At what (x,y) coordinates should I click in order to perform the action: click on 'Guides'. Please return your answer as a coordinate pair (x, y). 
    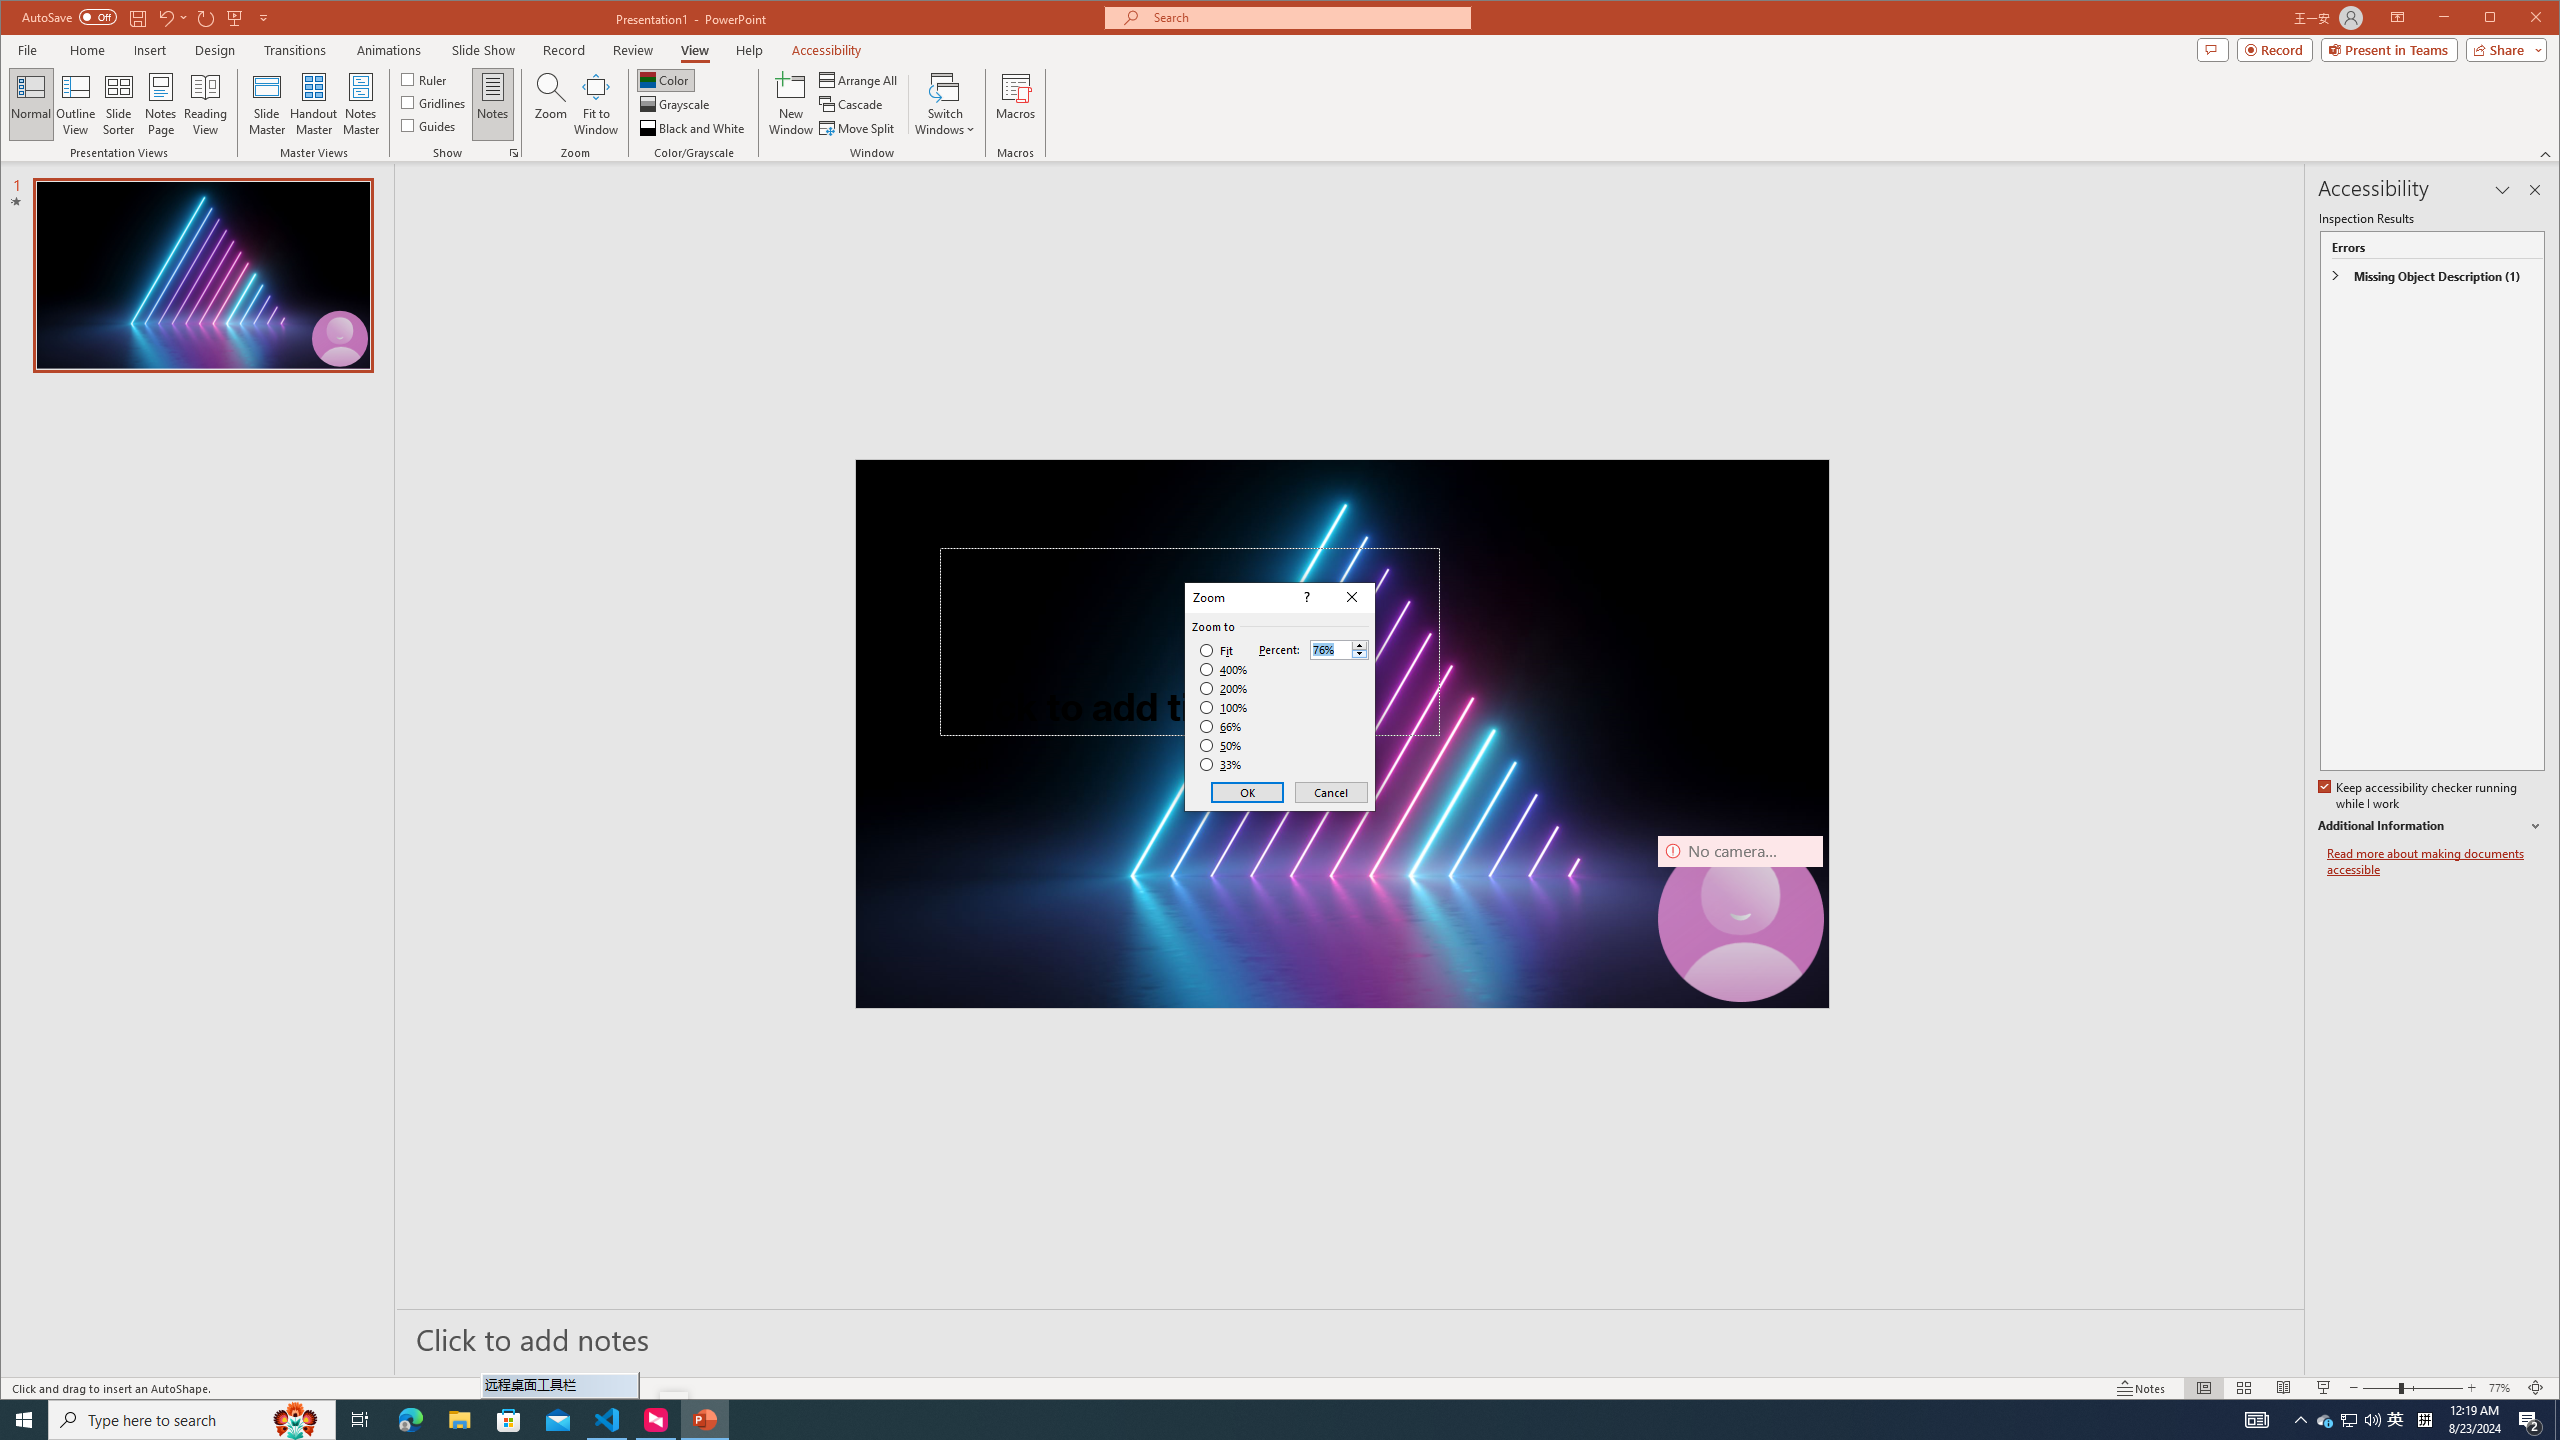
    Looking at the image, I should click on (428, 125).